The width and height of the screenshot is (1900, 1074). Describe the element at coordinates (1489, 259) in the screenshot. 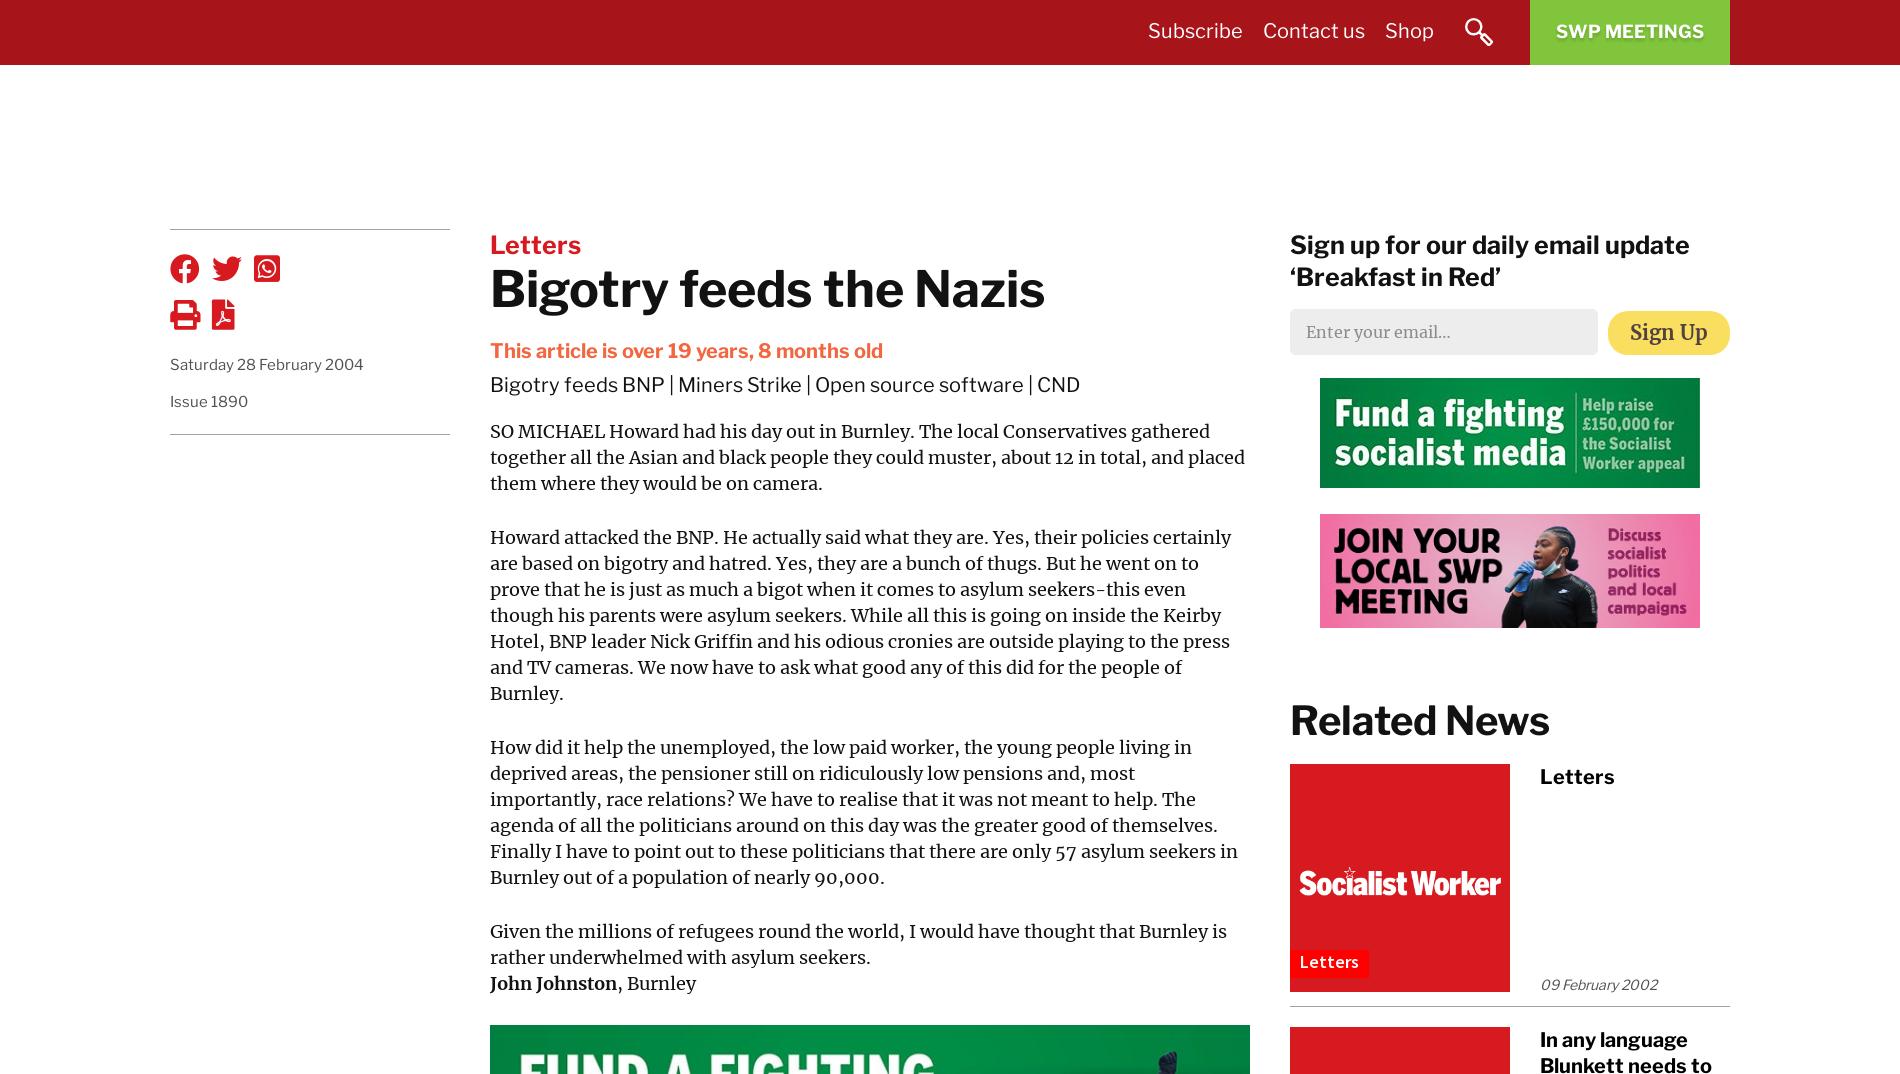

I see `'Sign up for our daily email update ‘Breakfast in Red’'` at that location.